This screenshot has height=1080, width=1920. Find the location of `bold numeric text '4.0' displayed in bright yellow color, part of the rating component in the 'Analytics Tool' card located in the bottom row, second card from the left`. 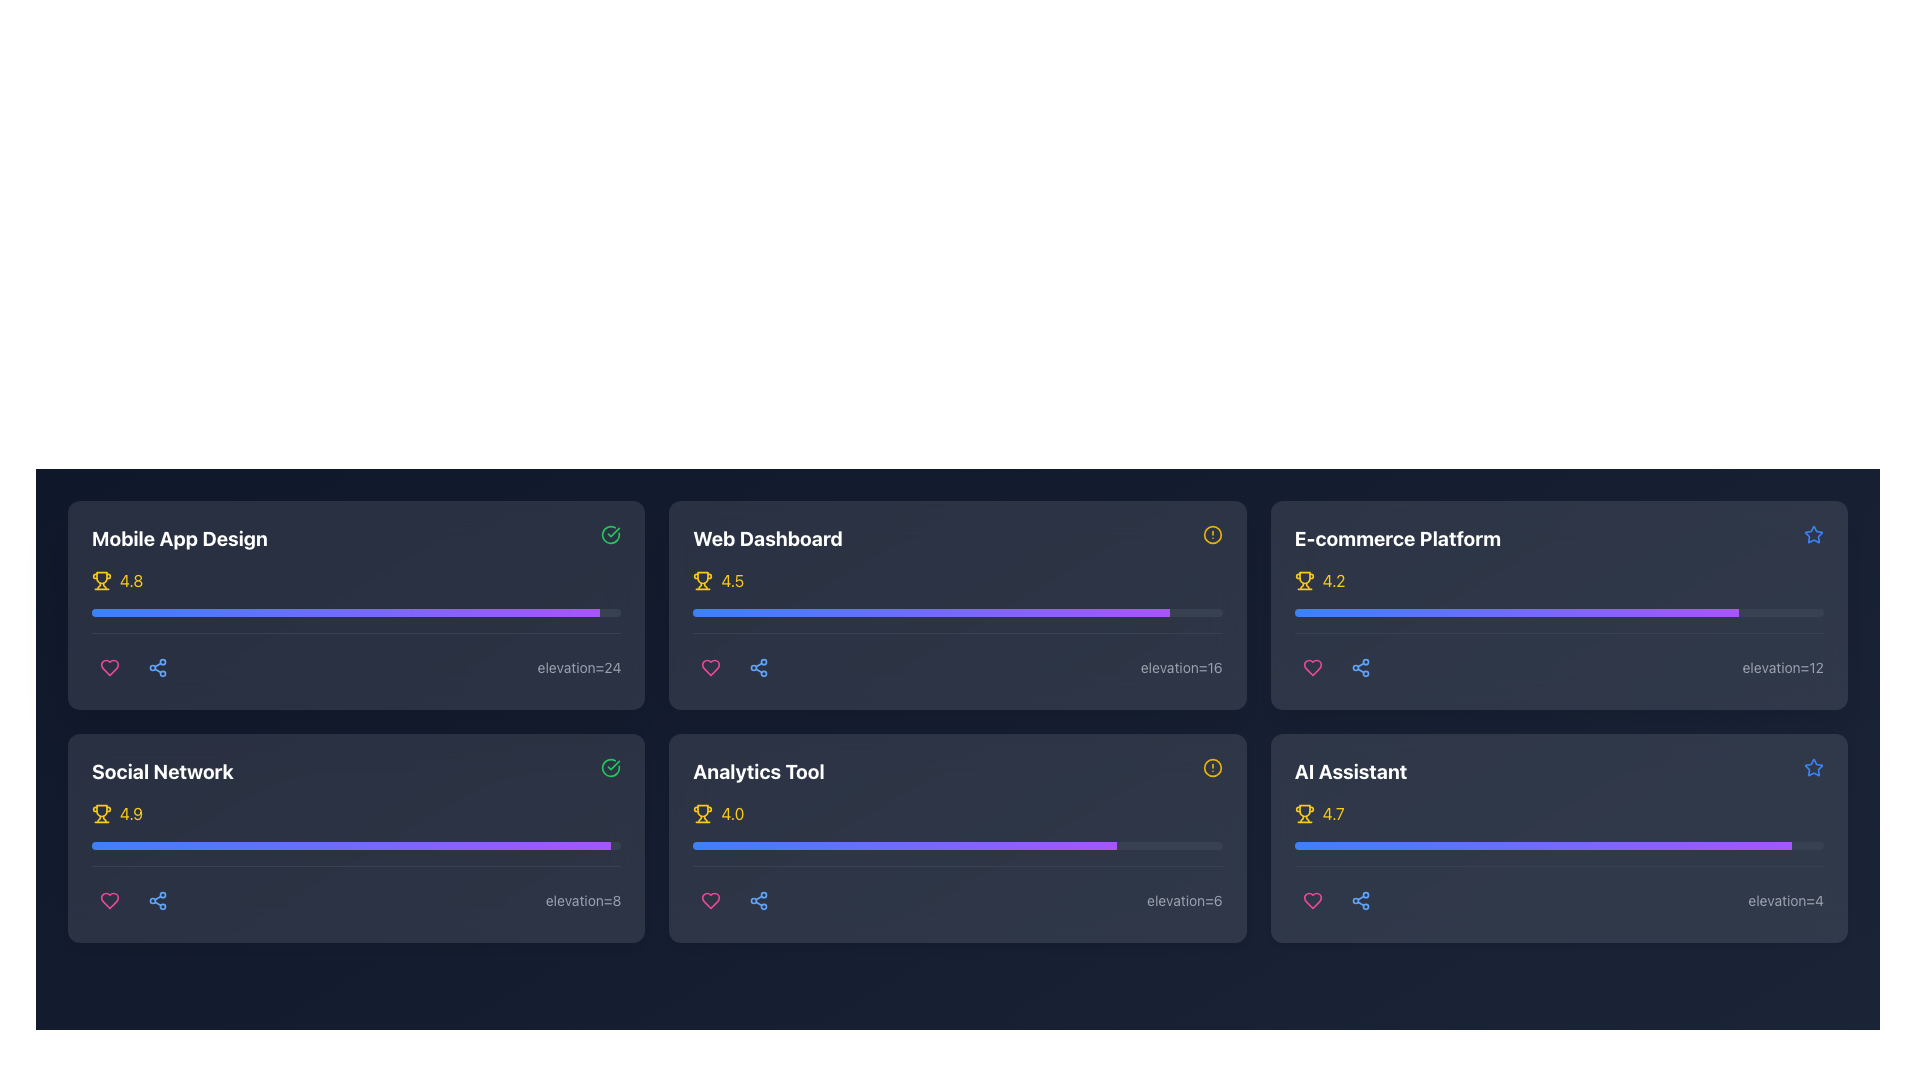

bold numeric text '4.0' displayed in bright yellow color, part of the rating component in the 'Analytics Tool' card located in the bottom row, second card from the left is located at coordinates (731, 813).